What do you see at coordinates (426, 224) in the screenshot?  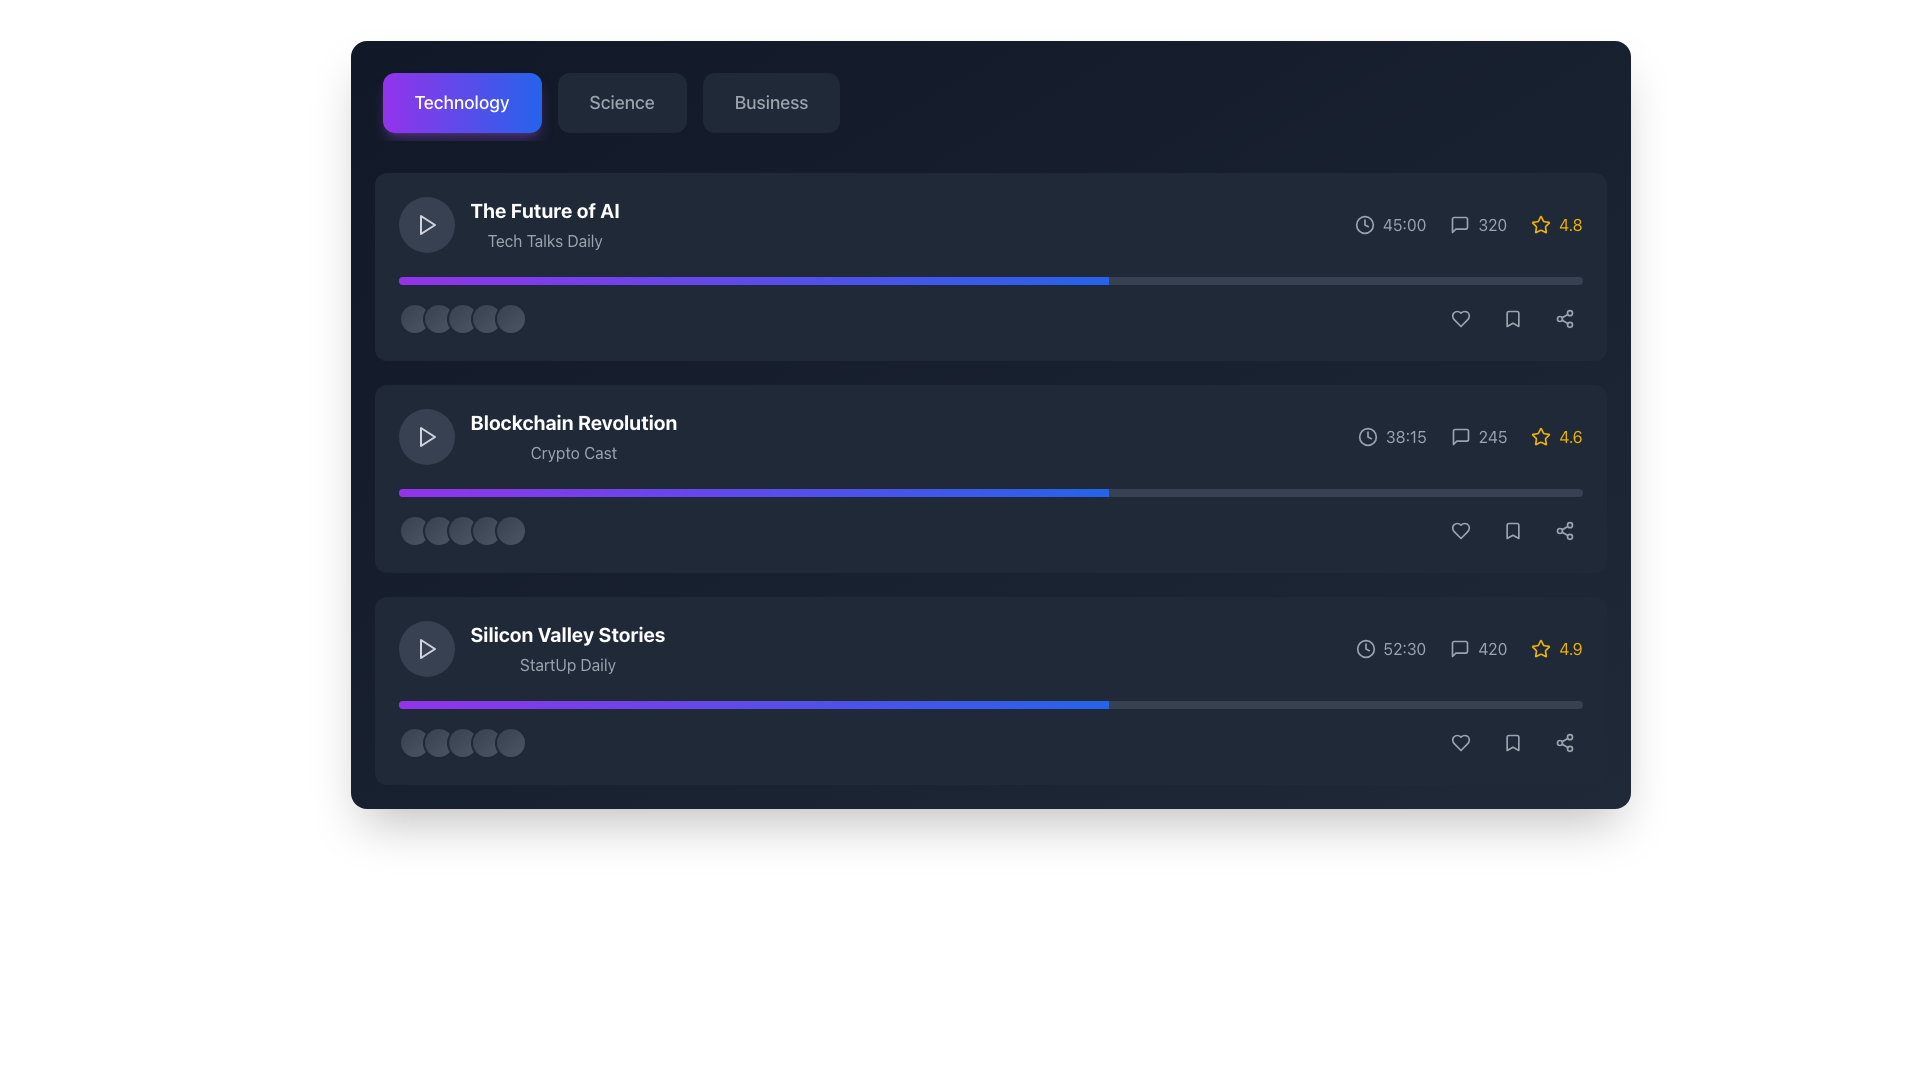 I see `the first play button icon, which is a triangular white polygon contained within a circular frame, located in the topmost media card titled 'The Future of AI'` at bounding box center [426, 224].